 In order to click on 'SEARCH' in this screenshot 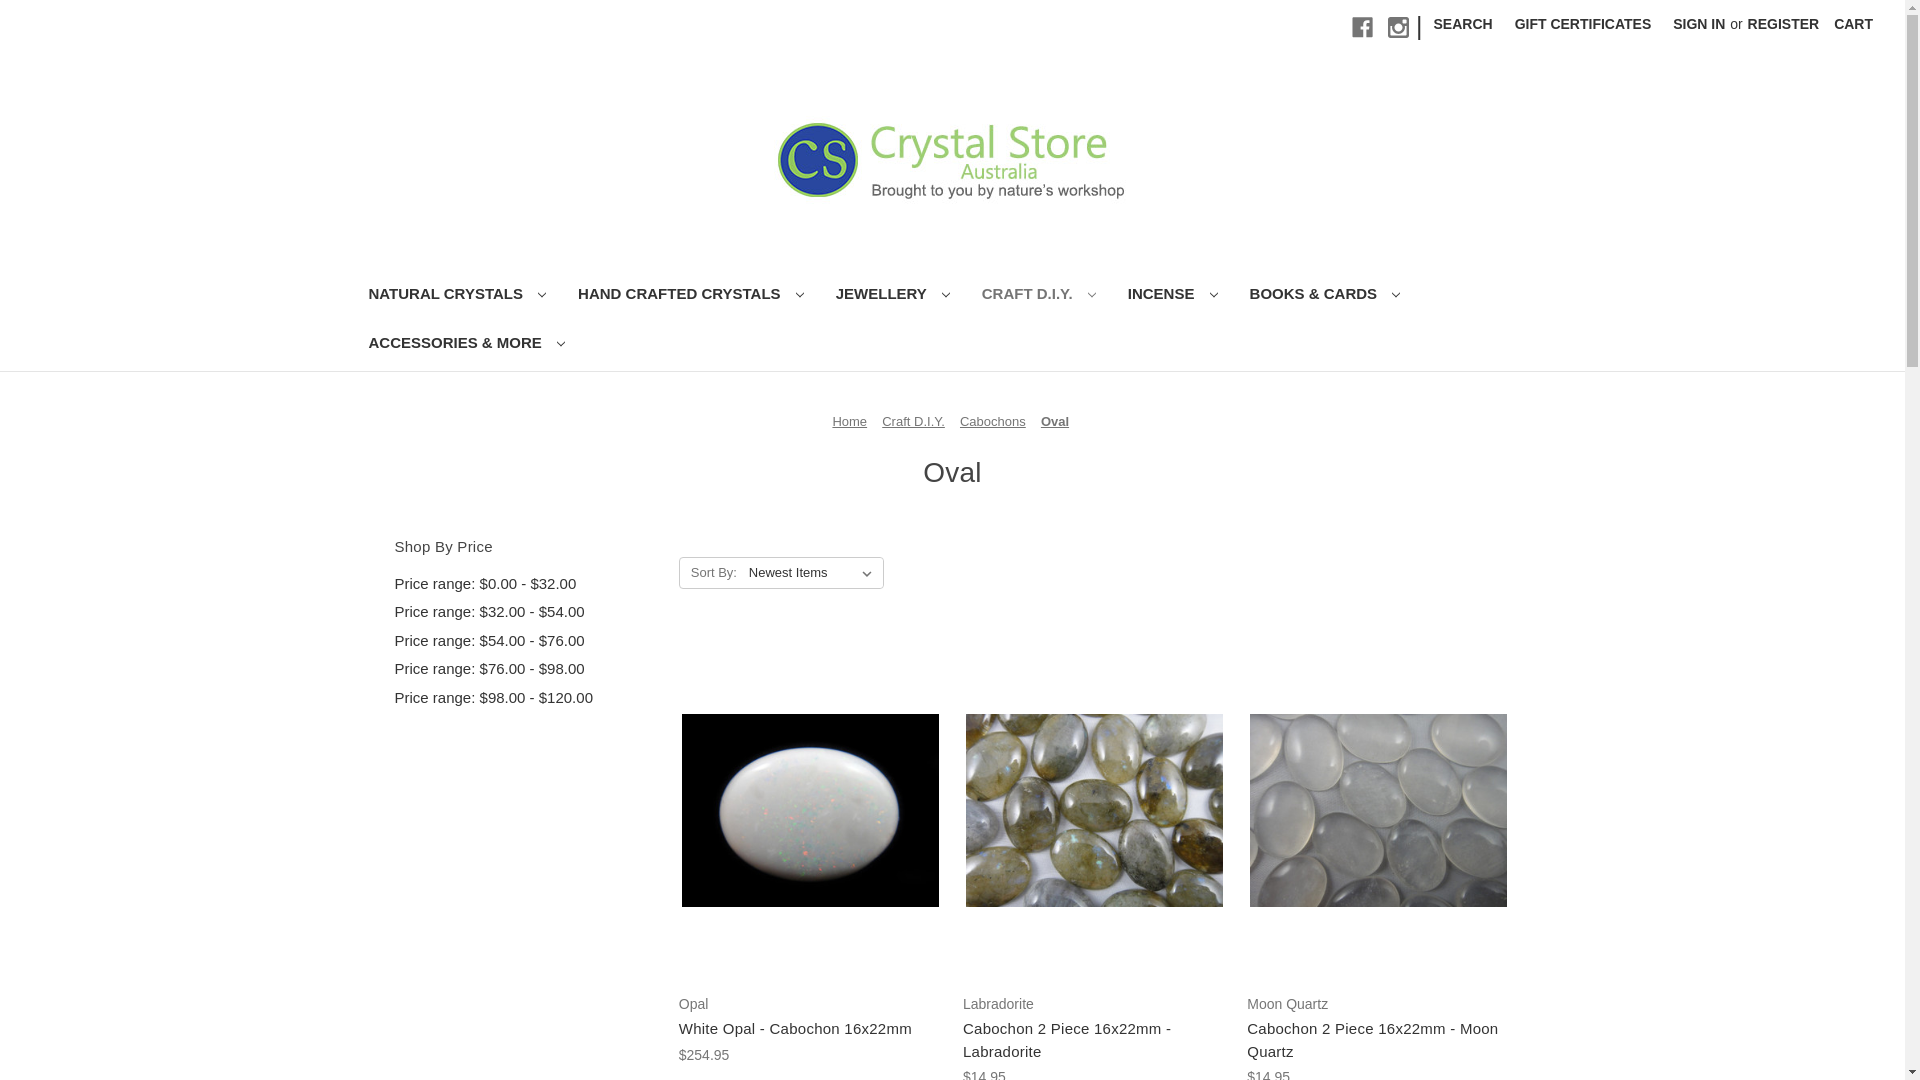, I will do `click(1463, 24)`.